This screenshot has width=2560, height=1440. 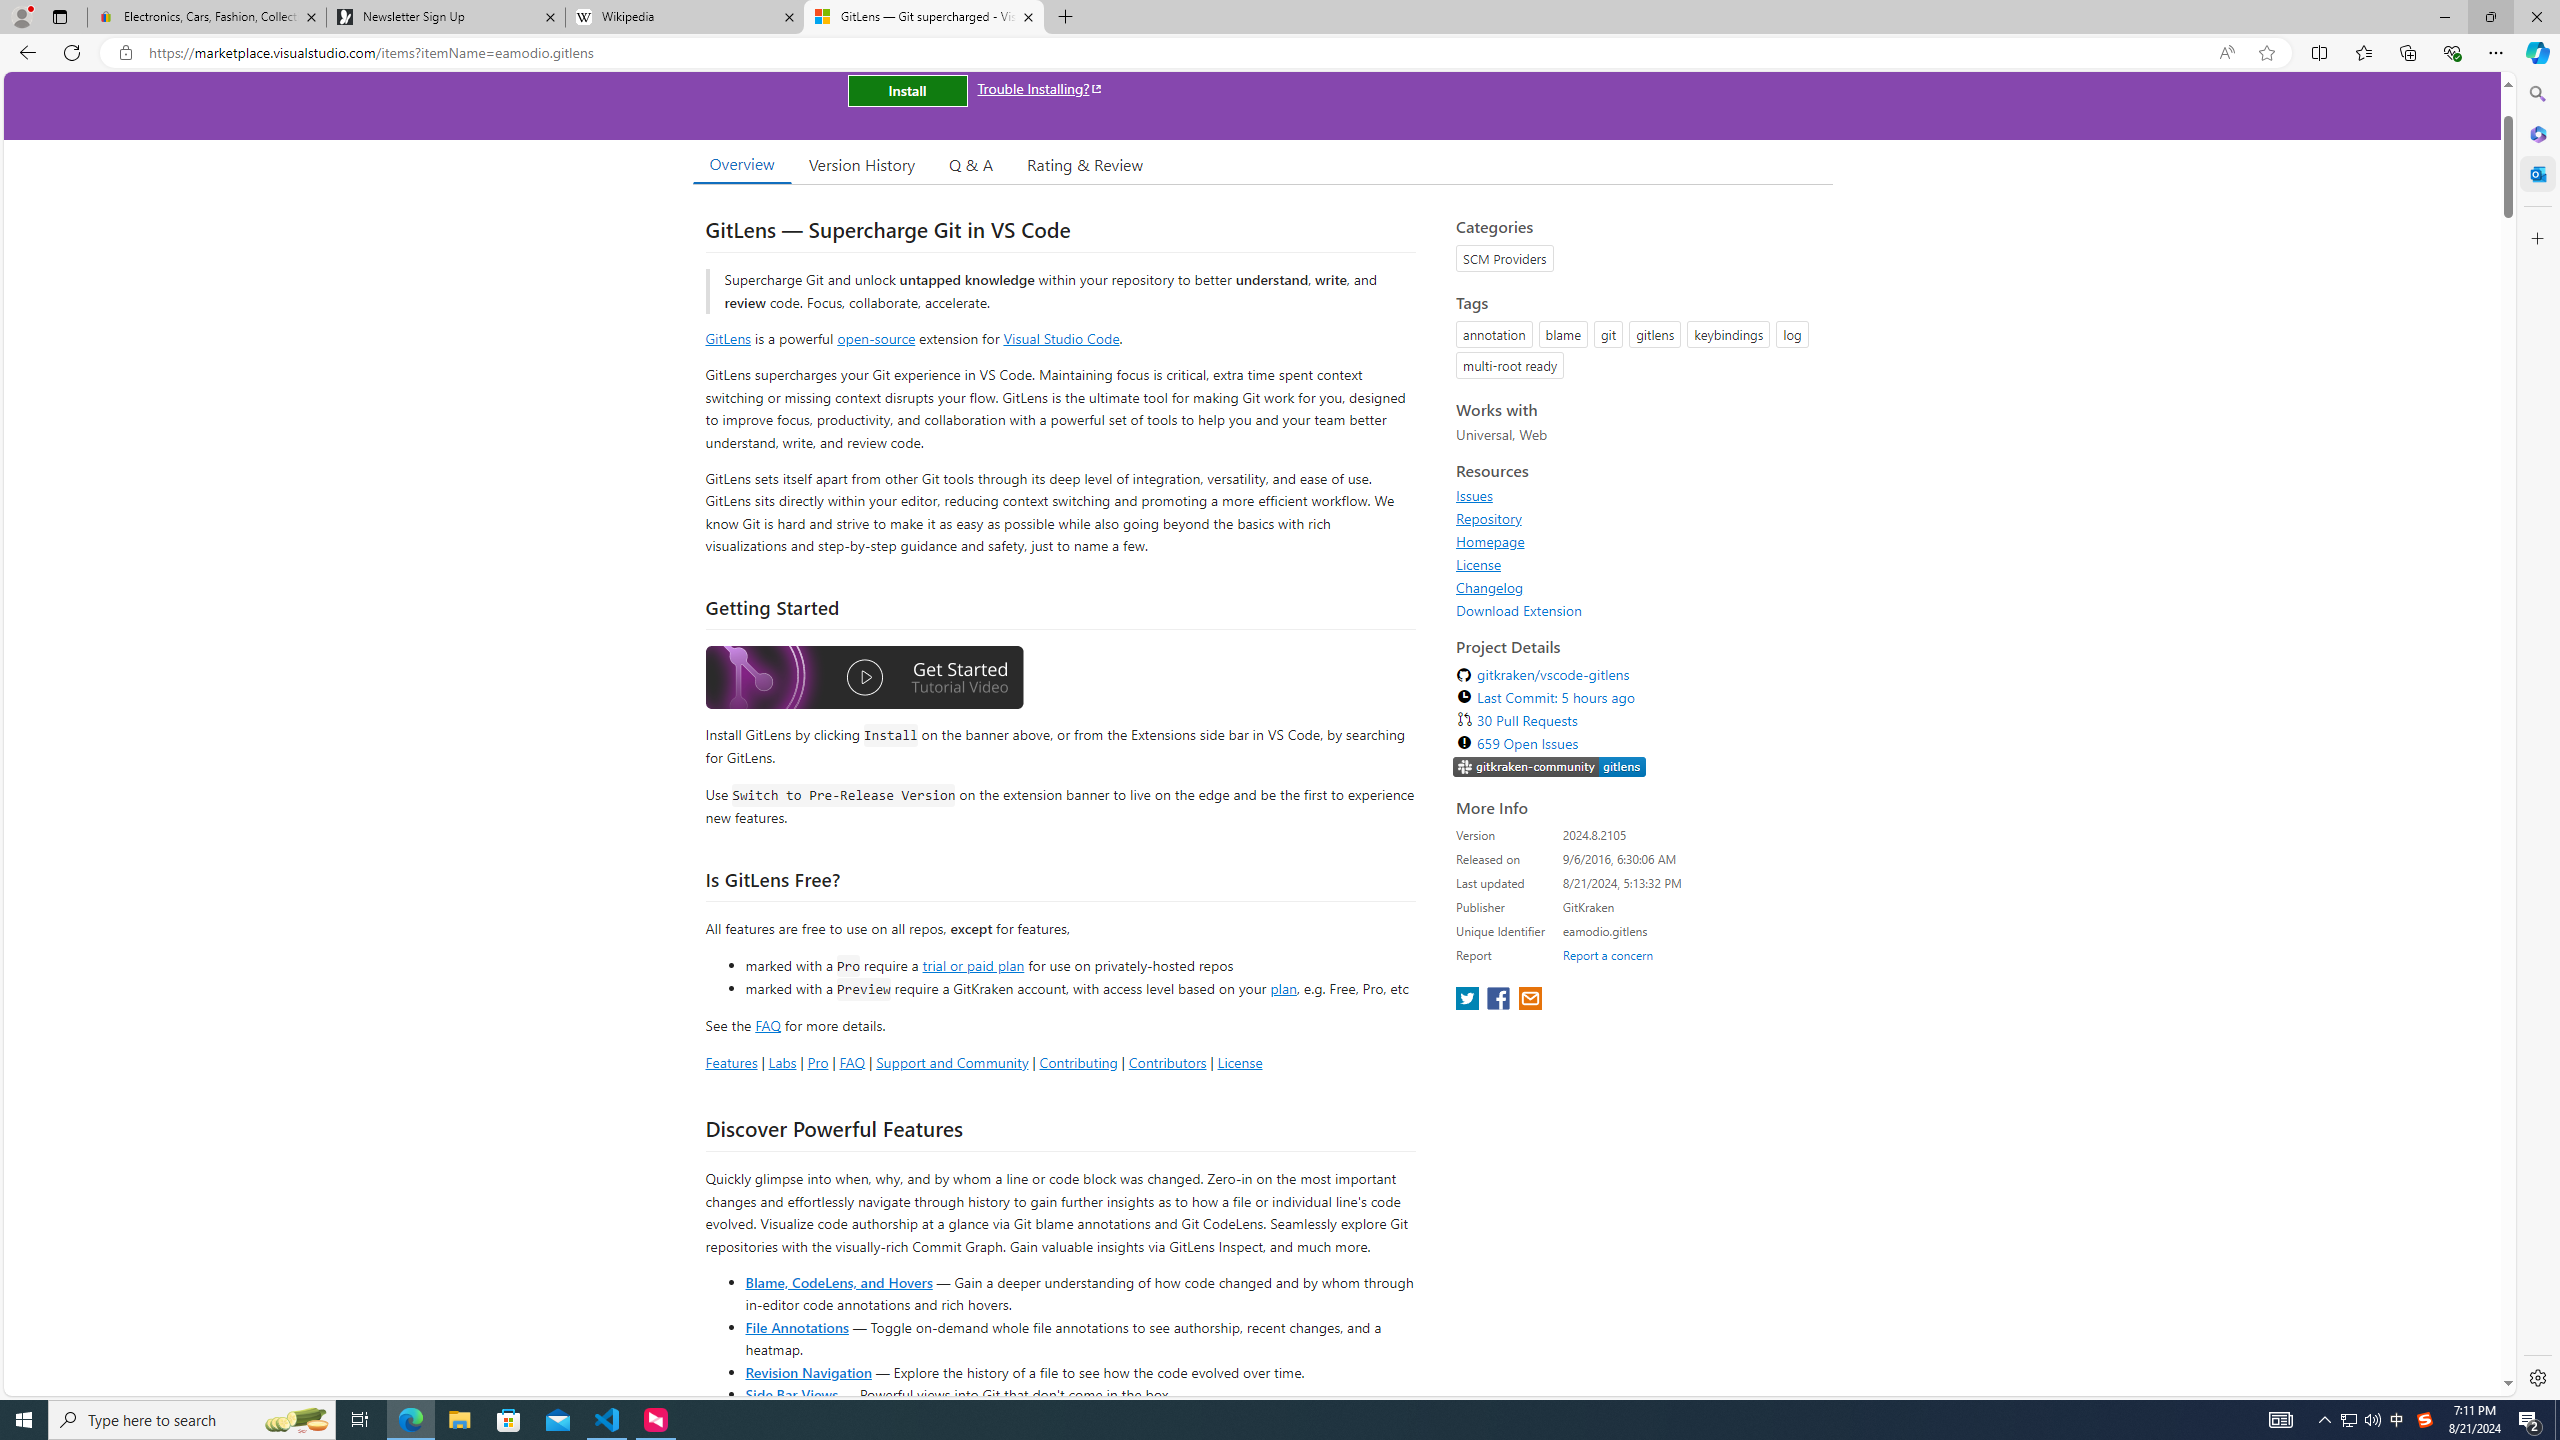 I want to click on 'open-source', so click(x=876, y=337).